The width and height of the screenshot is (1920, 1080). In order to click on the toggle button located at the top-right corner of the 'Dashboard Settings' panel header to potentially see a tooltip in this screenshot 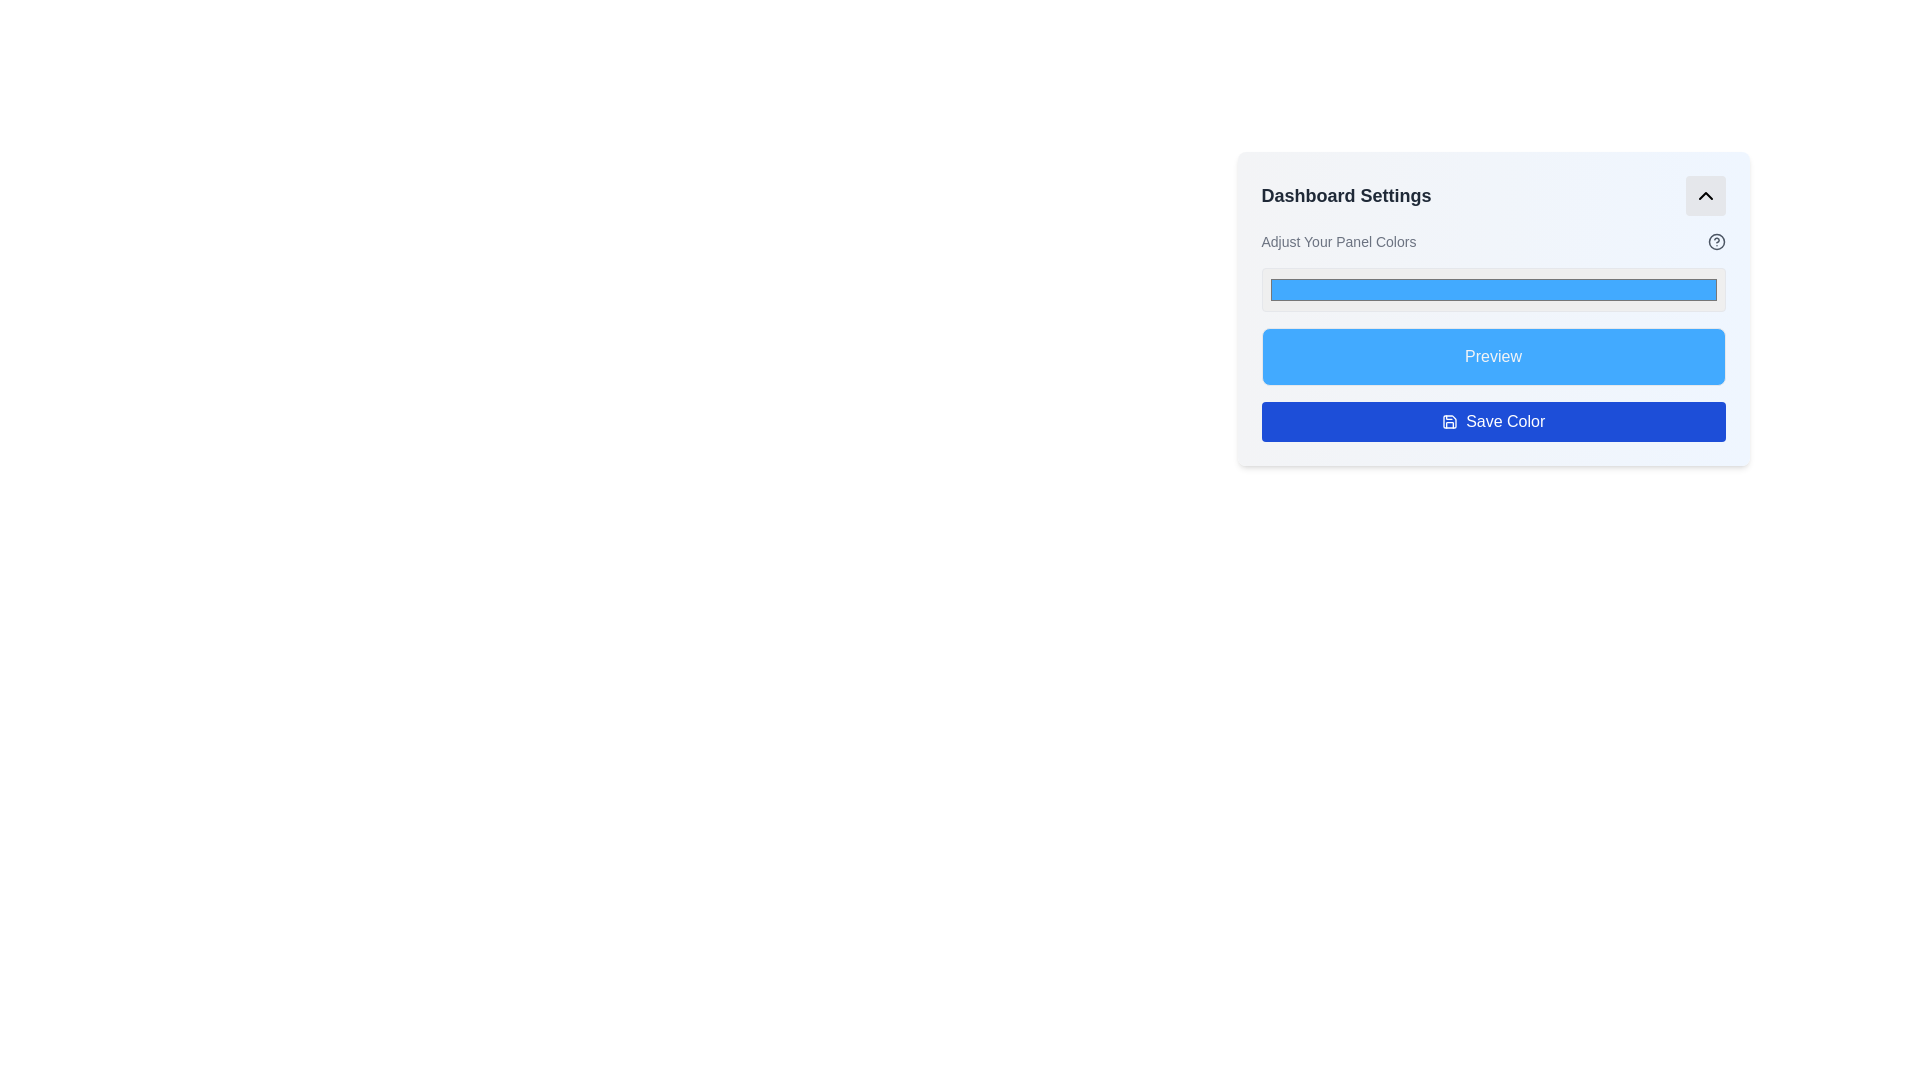, I will do `click(1704, 196)`.